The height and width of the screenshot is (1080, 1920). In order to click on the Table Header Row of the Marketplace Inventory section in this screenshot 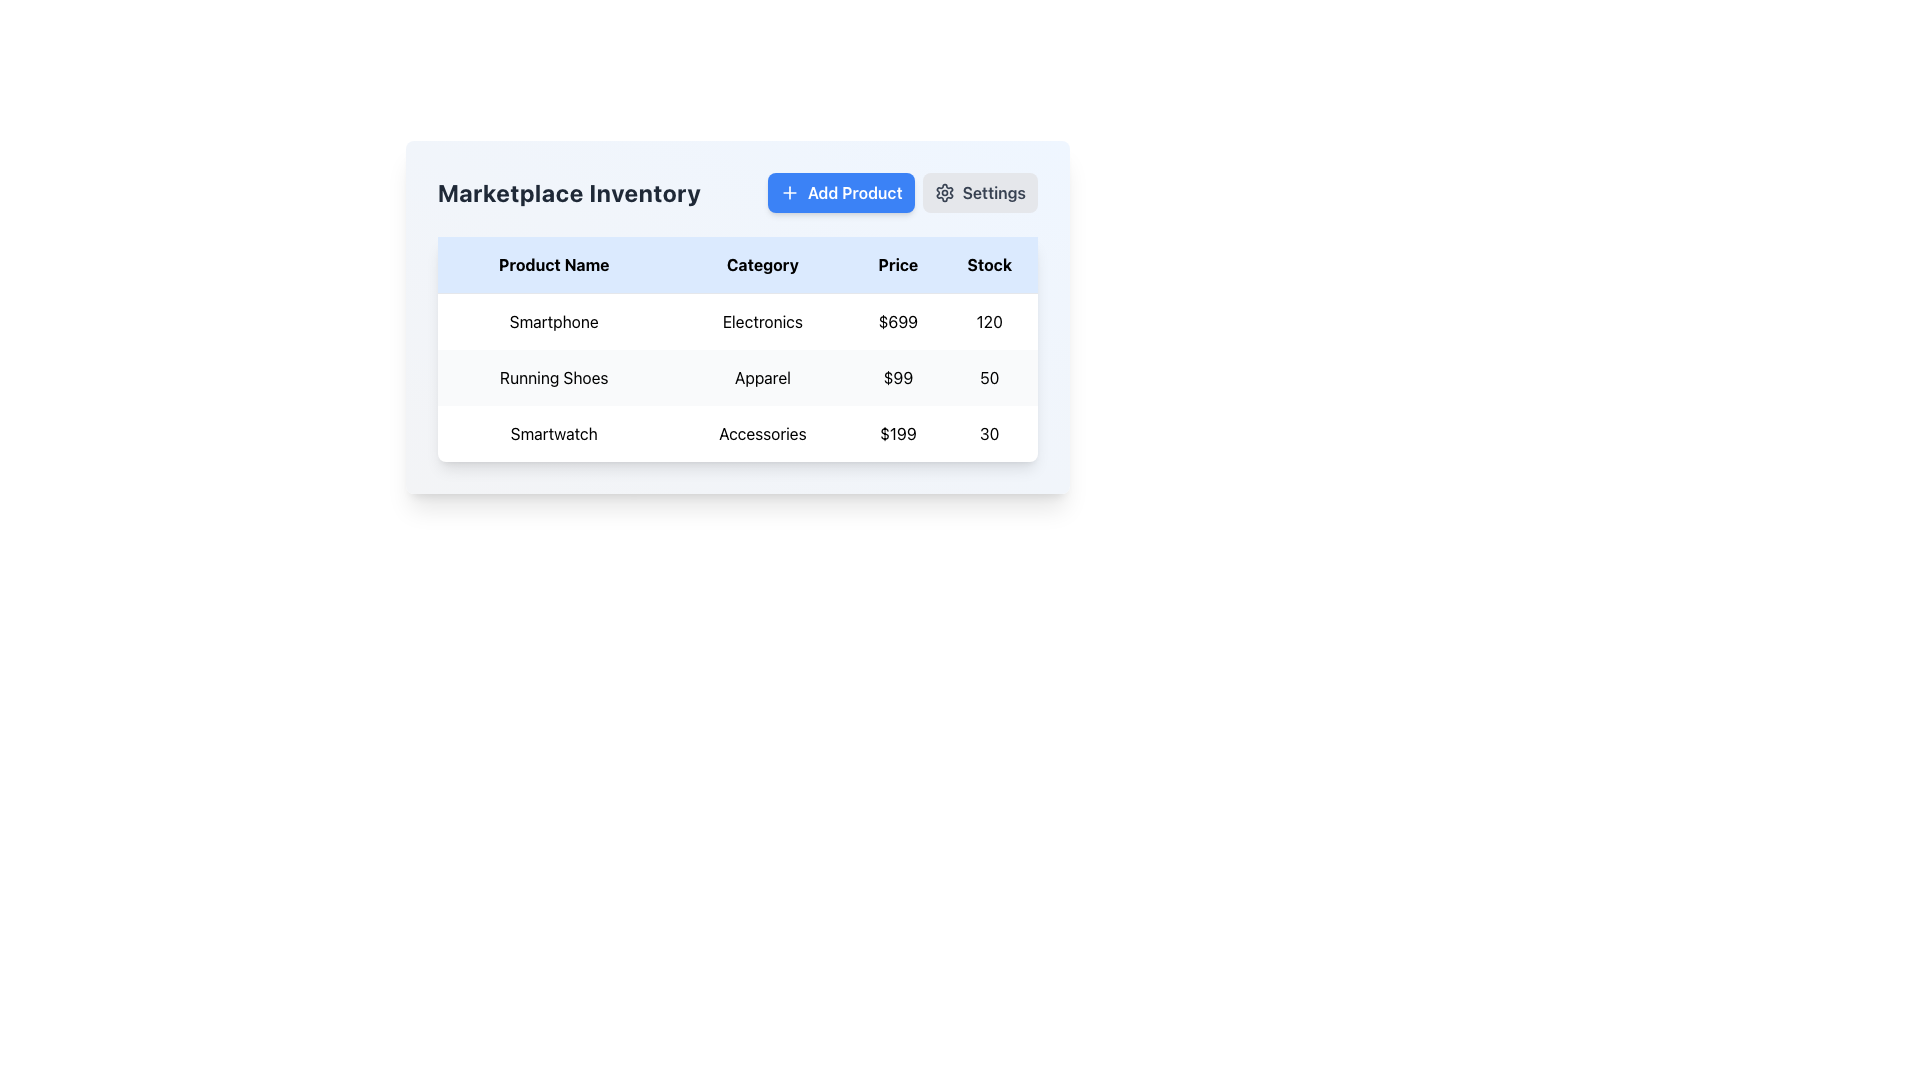, I will do `click(737, 264)`.